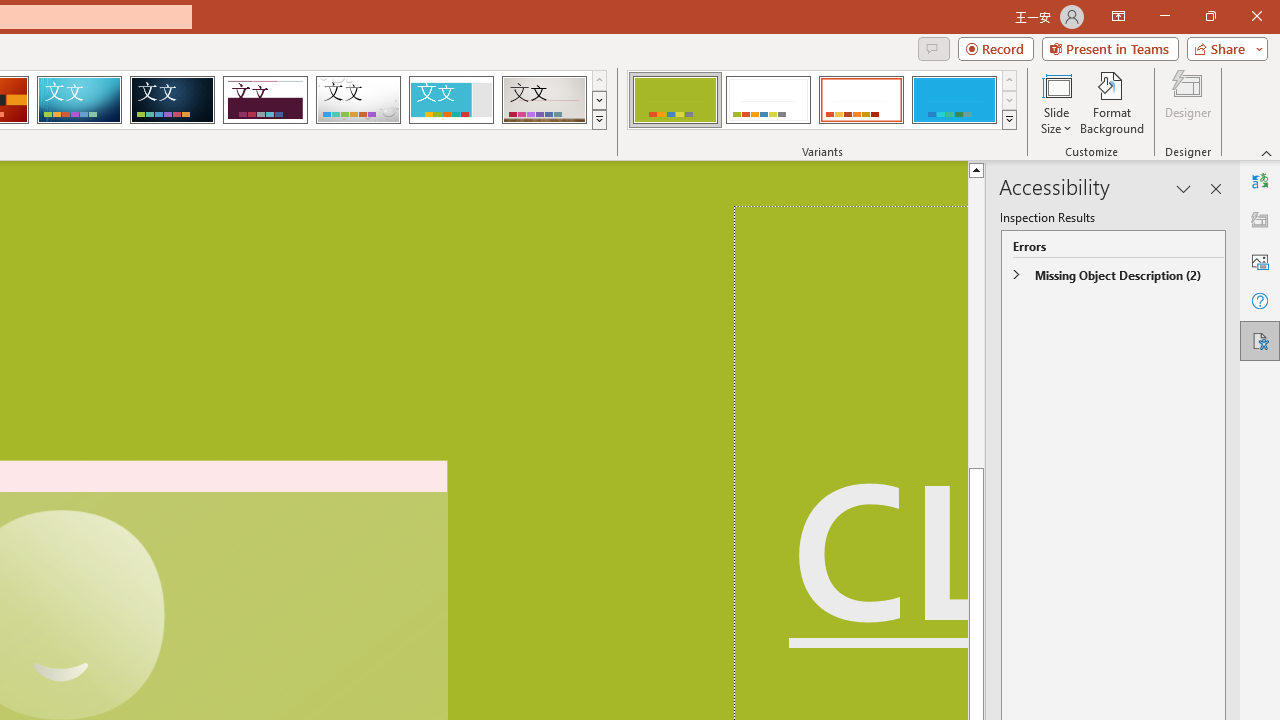 Image resolution: width=1280 pixels, height=720 pixels. What do you see at coordinates (598, 120) in the screenshot?
I see `'Themes'` at bounding box center [598, 120].